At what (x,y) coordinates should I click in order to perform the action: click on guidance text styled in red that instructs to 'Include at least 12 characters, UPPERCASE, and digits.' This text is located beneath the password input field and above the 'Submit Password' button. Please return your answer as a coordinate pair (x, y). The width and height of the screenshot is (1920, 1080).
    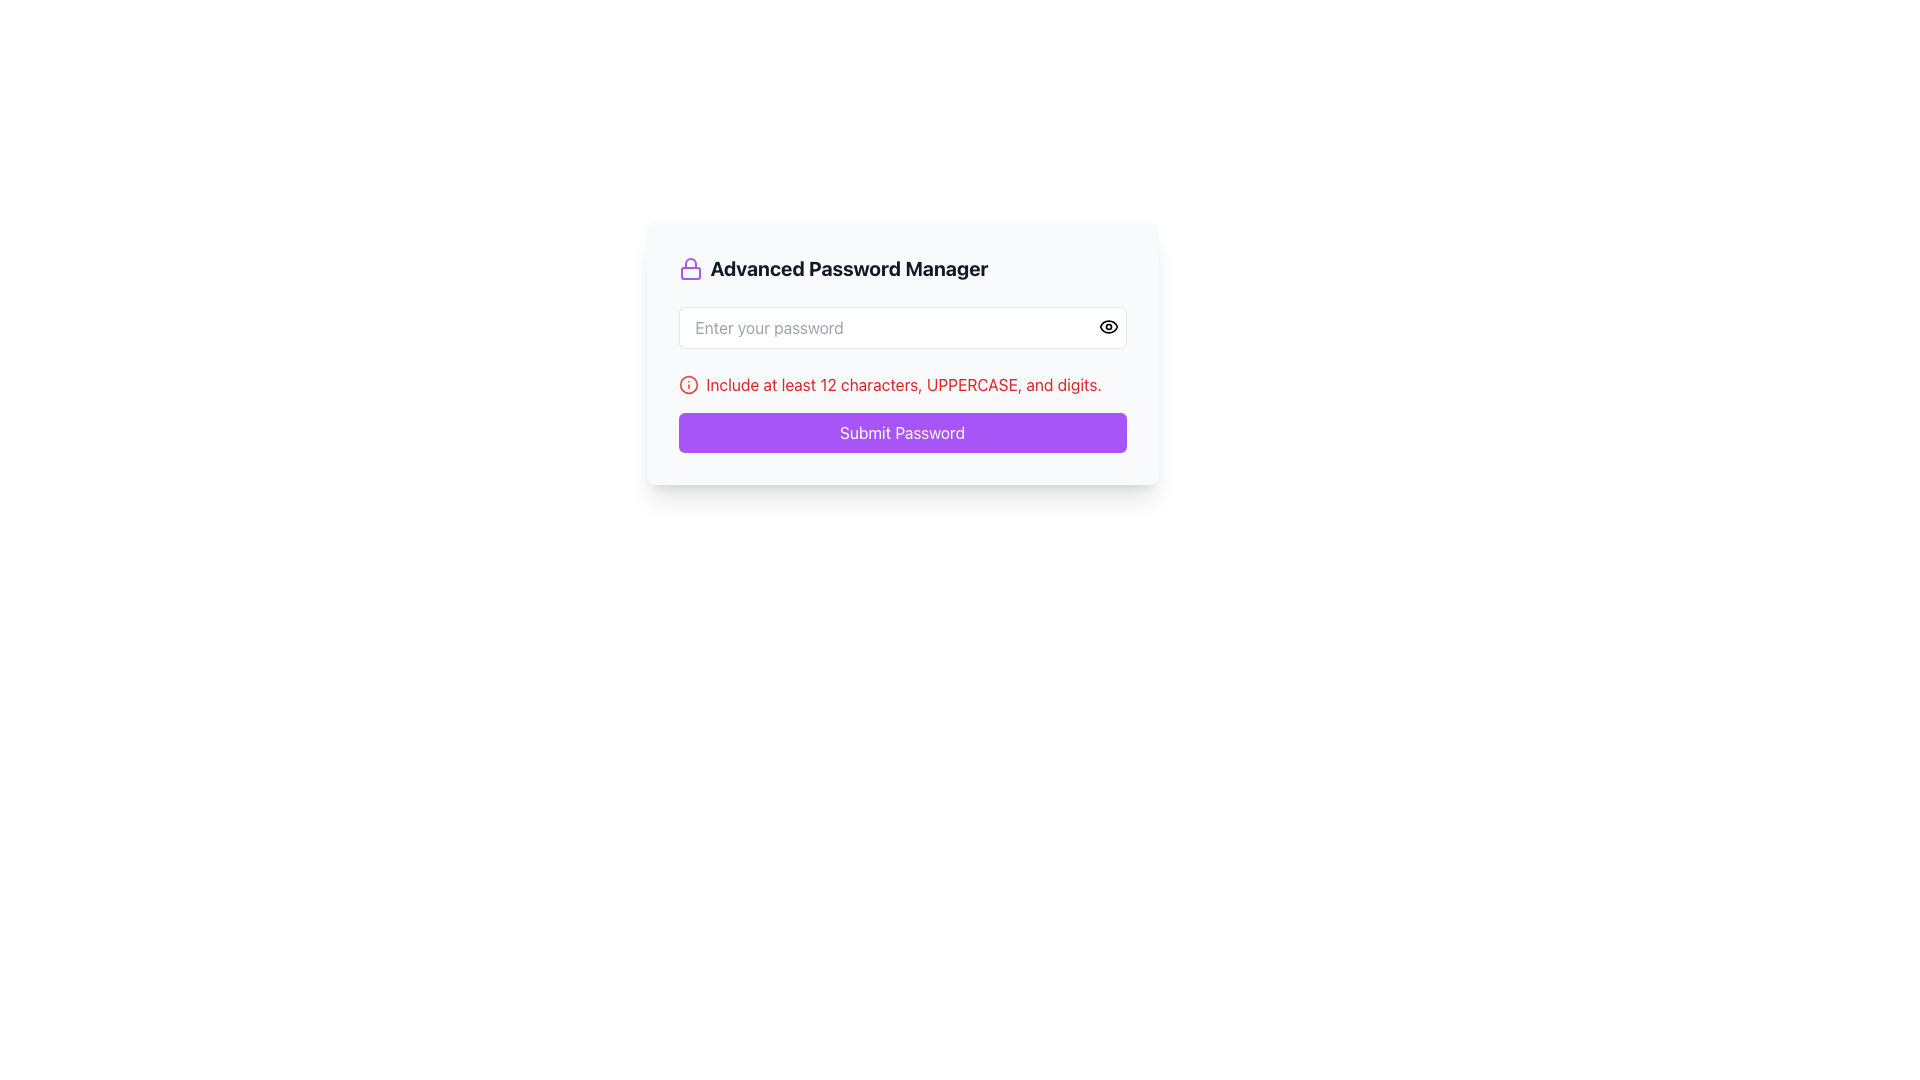
    Looking at the image, I should click on (903, 385).